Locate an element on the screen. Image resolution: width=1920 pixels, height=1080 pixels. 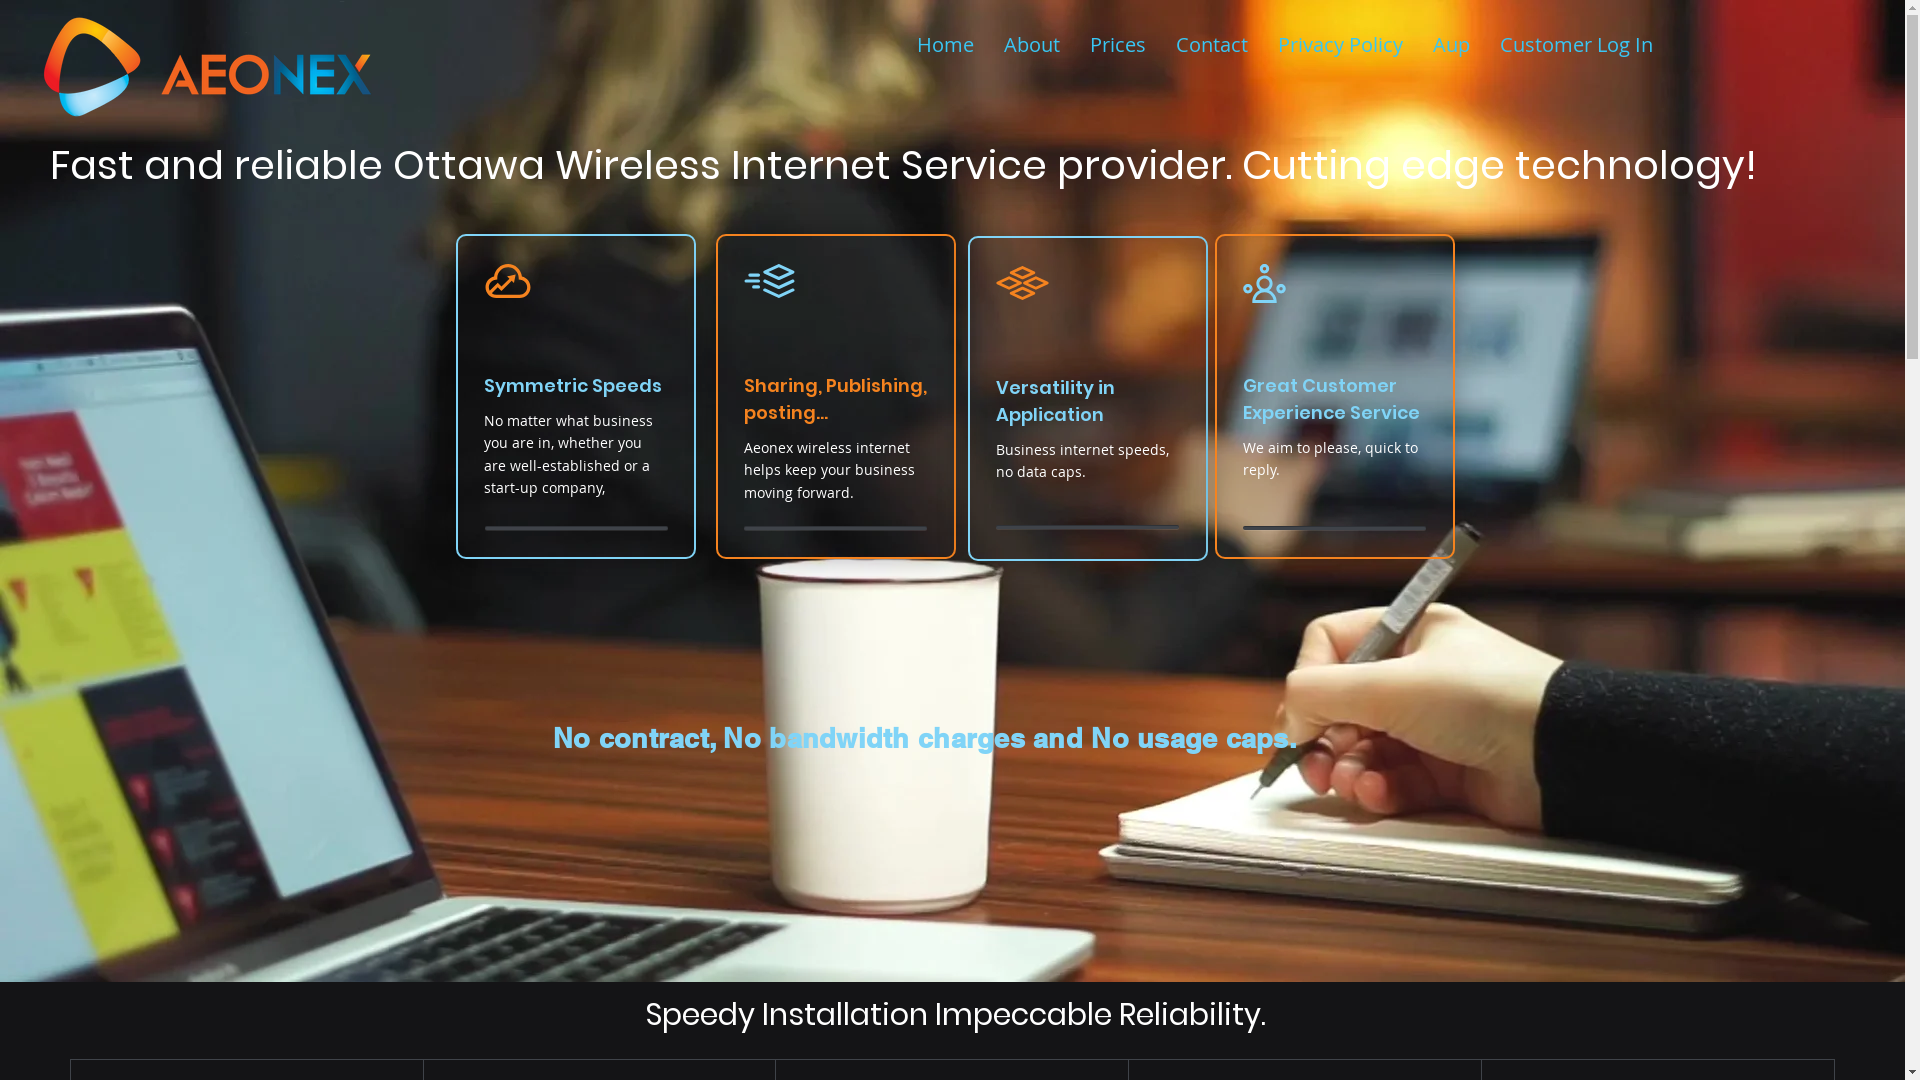
'Home' is located at coordinates (944, 45).